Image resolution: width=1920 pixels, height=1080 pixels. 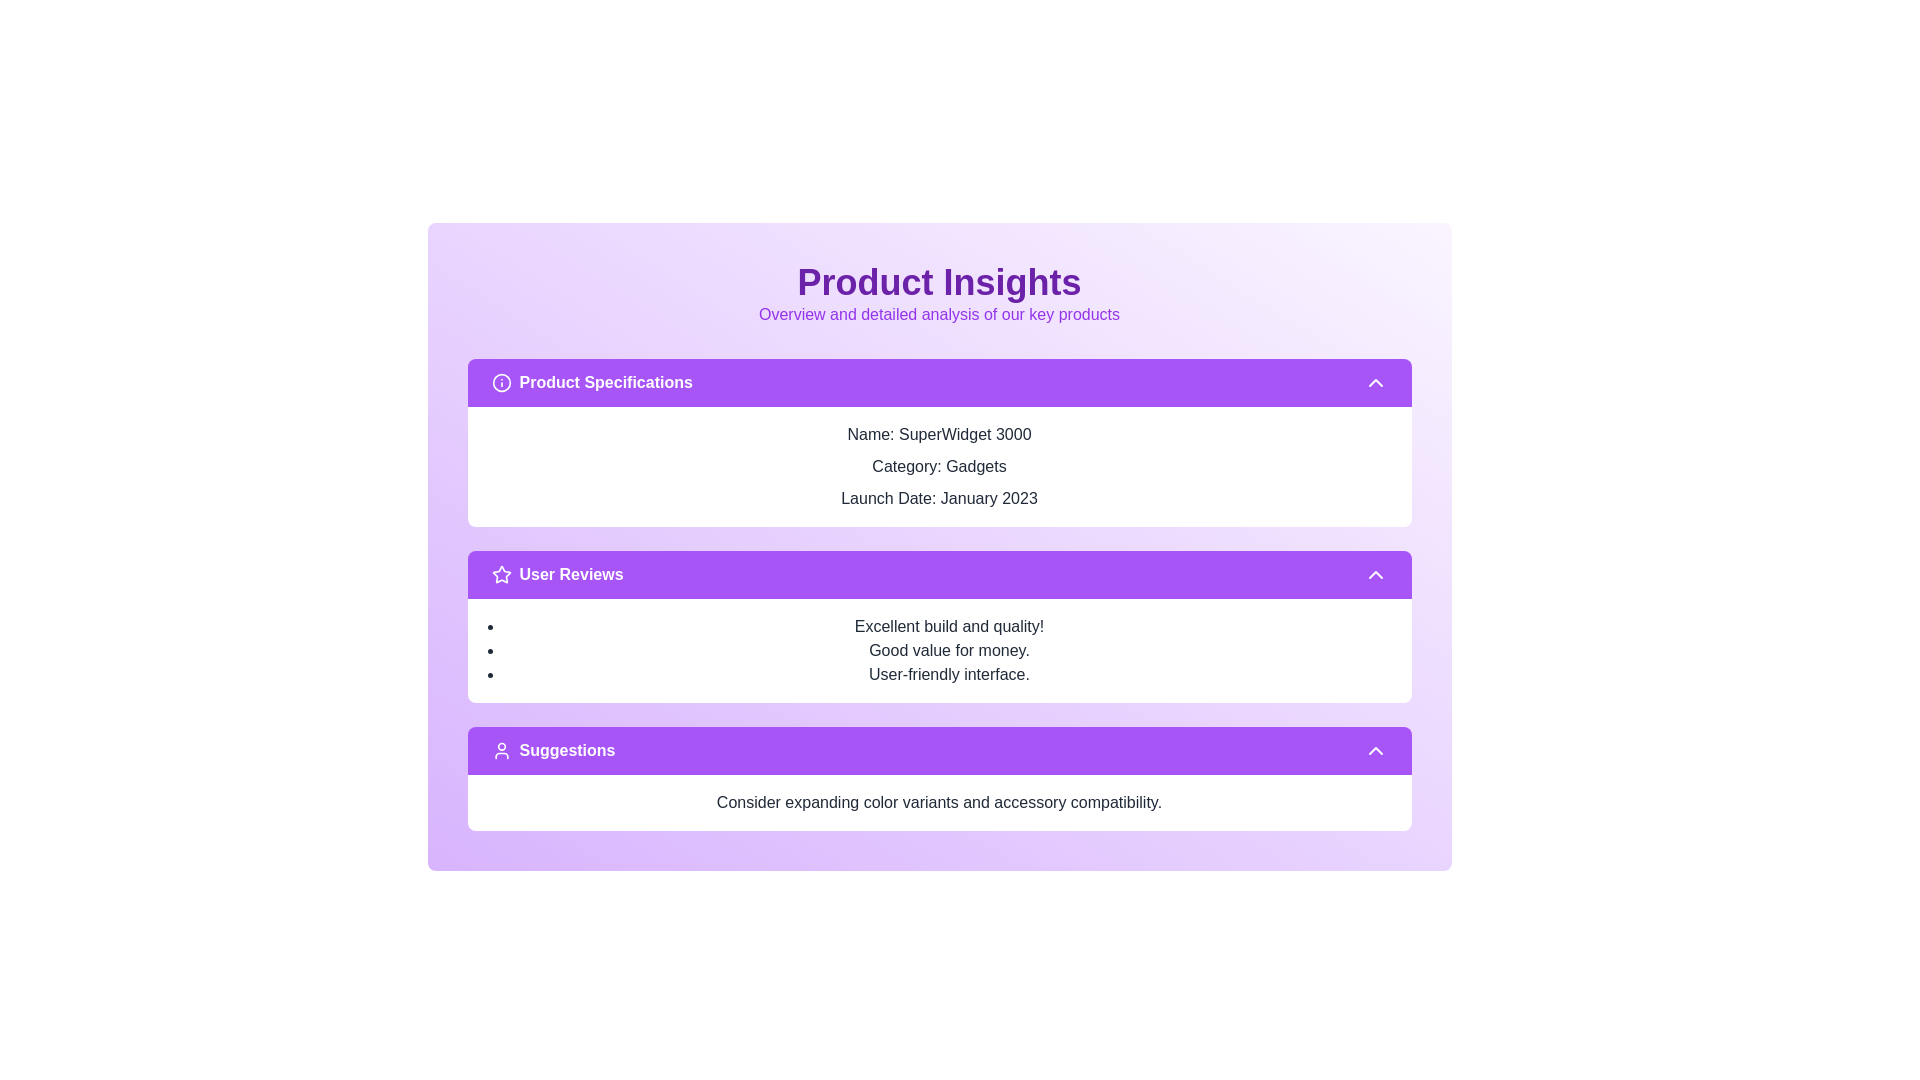 What do you see at coordinates (938, 801) in the screenshot?
I see `the text box that contains the message 'Consider expanding color variants and accessory compatibility.' located in the 'Suggestions' section at the bottom of the list` at bounding box center [938, 801].